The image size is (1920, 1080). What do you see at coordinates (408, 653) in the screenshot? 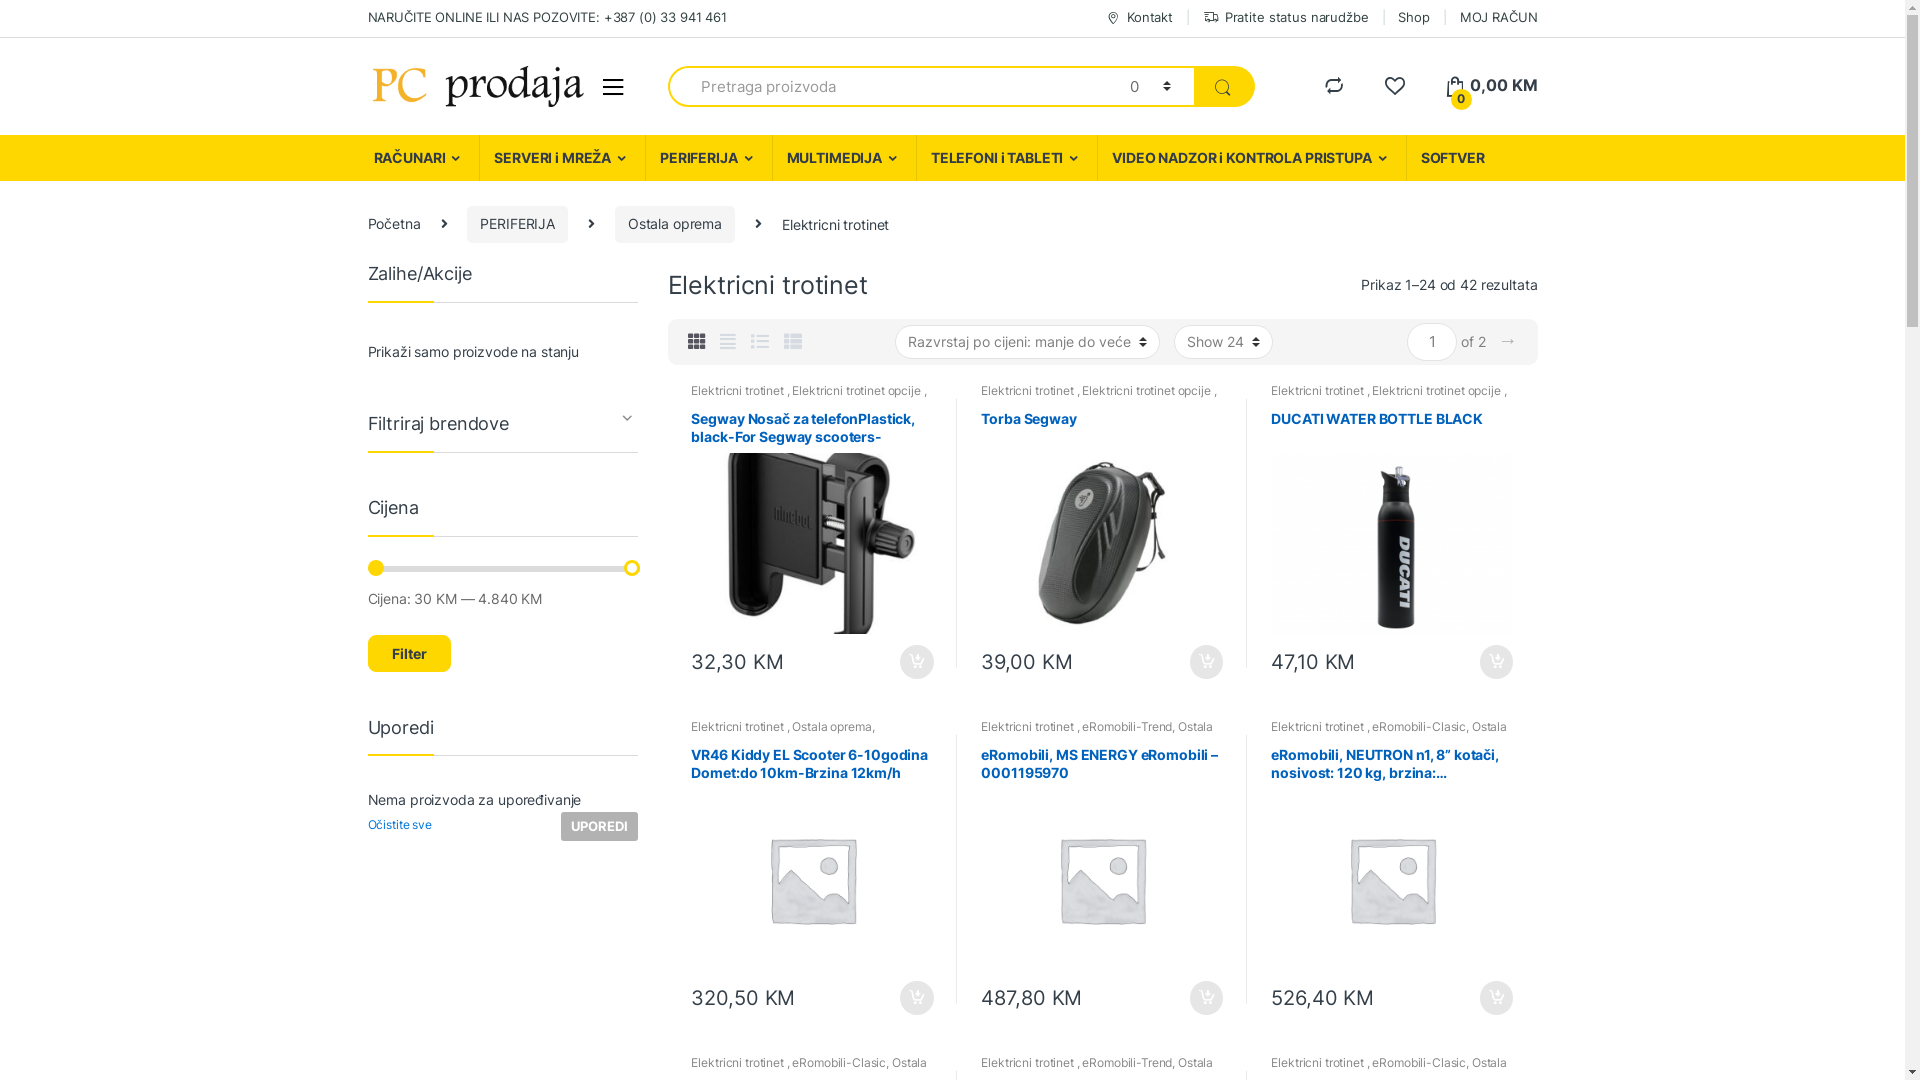
I see `'Filter'` at bounding box center [408, 653].